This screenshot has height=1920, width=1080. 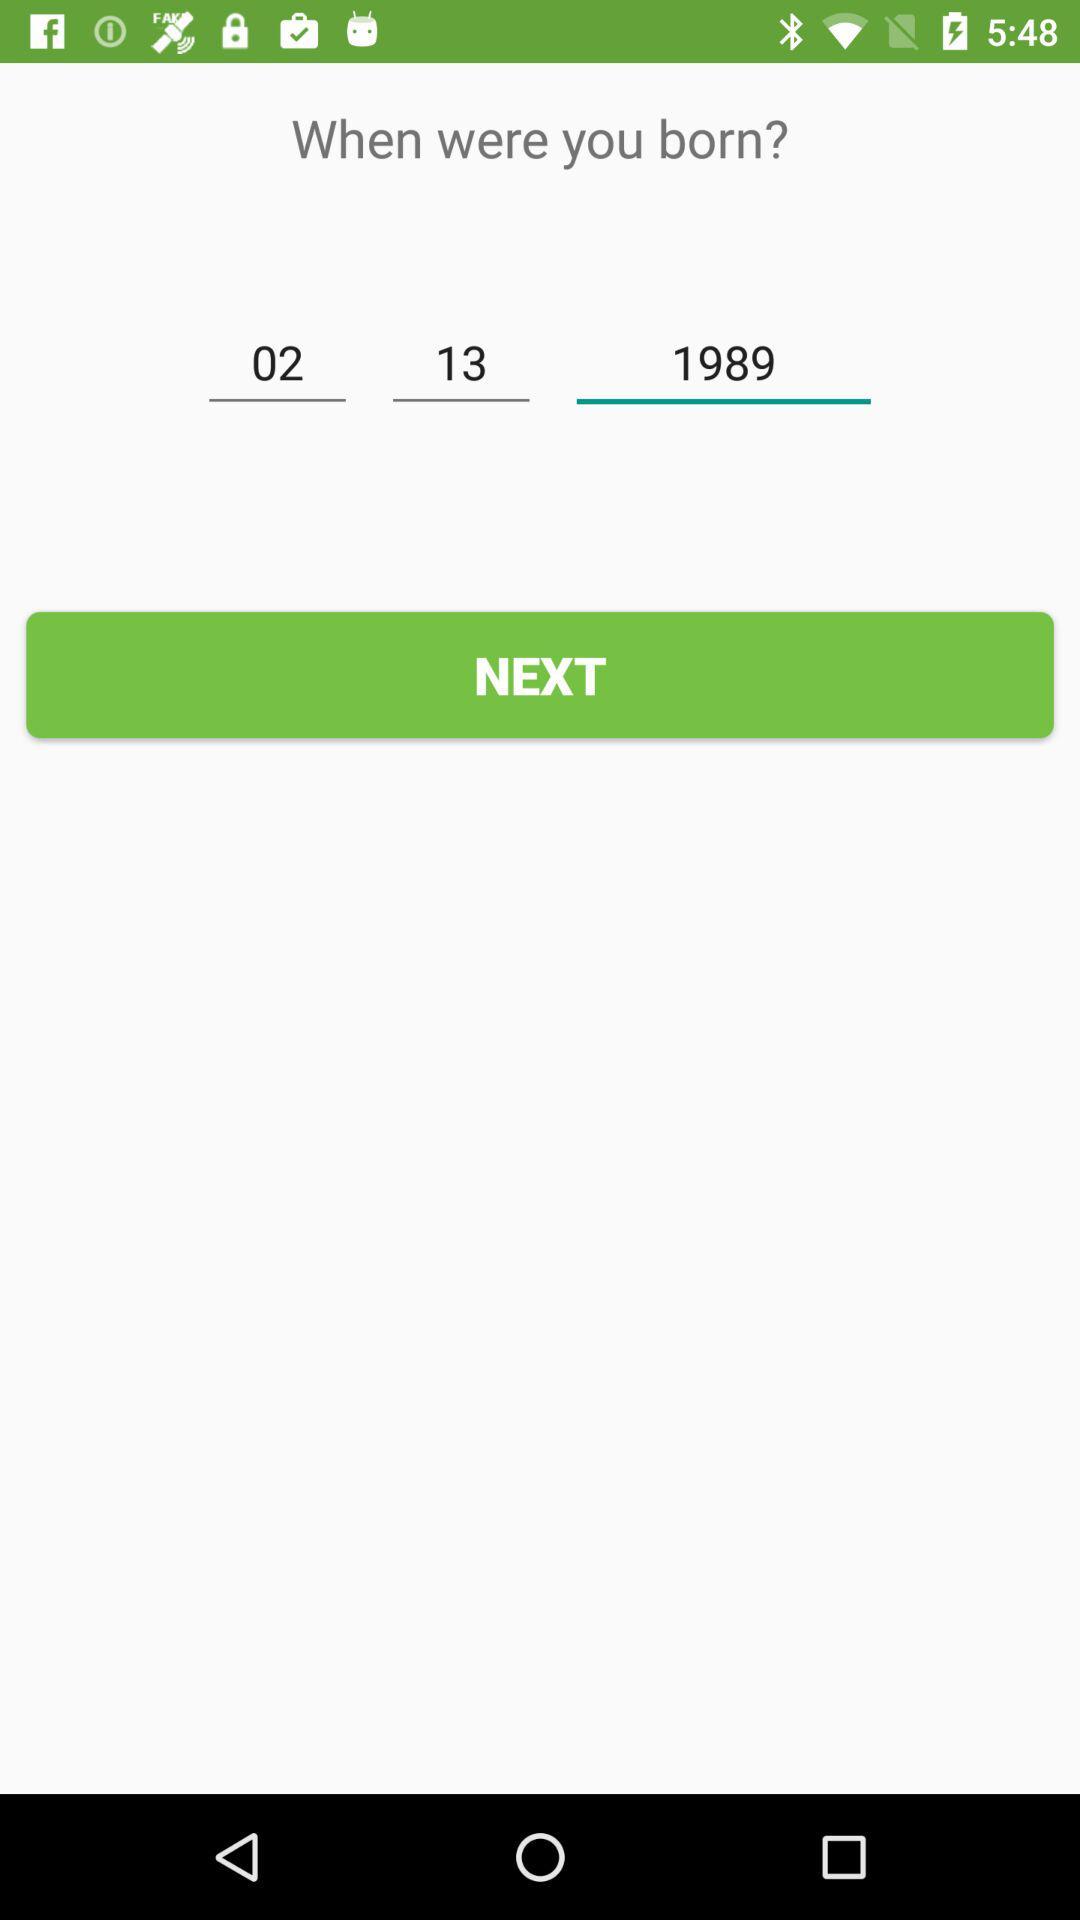 I want to click on the next icon, so click(x=540, y=675).